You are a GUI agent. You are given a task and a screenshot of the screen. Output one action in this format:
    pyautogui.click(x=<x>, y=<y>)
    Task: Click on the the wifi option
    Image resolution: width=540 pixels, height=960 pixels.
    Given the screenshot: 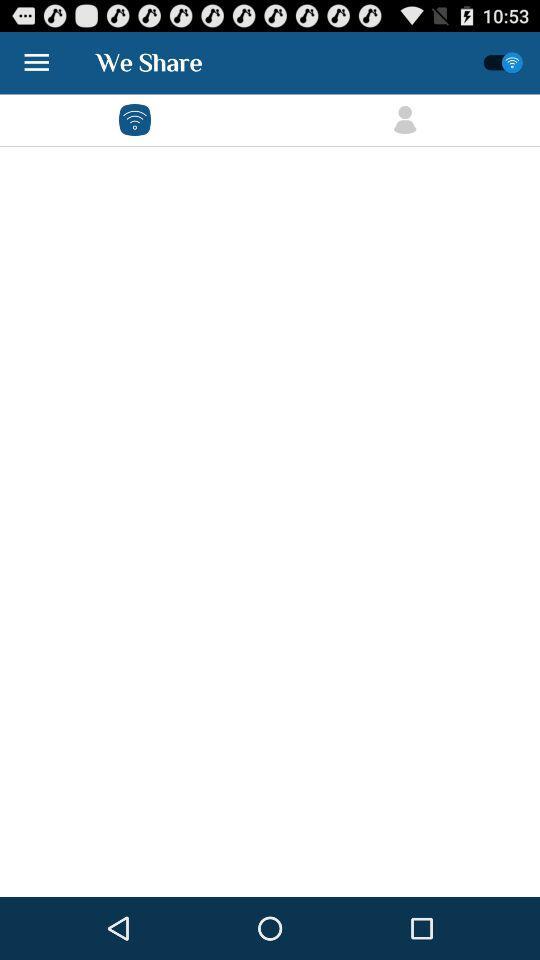 What is the action you would take?
    pyautogui.click(x=135, y=120)
    